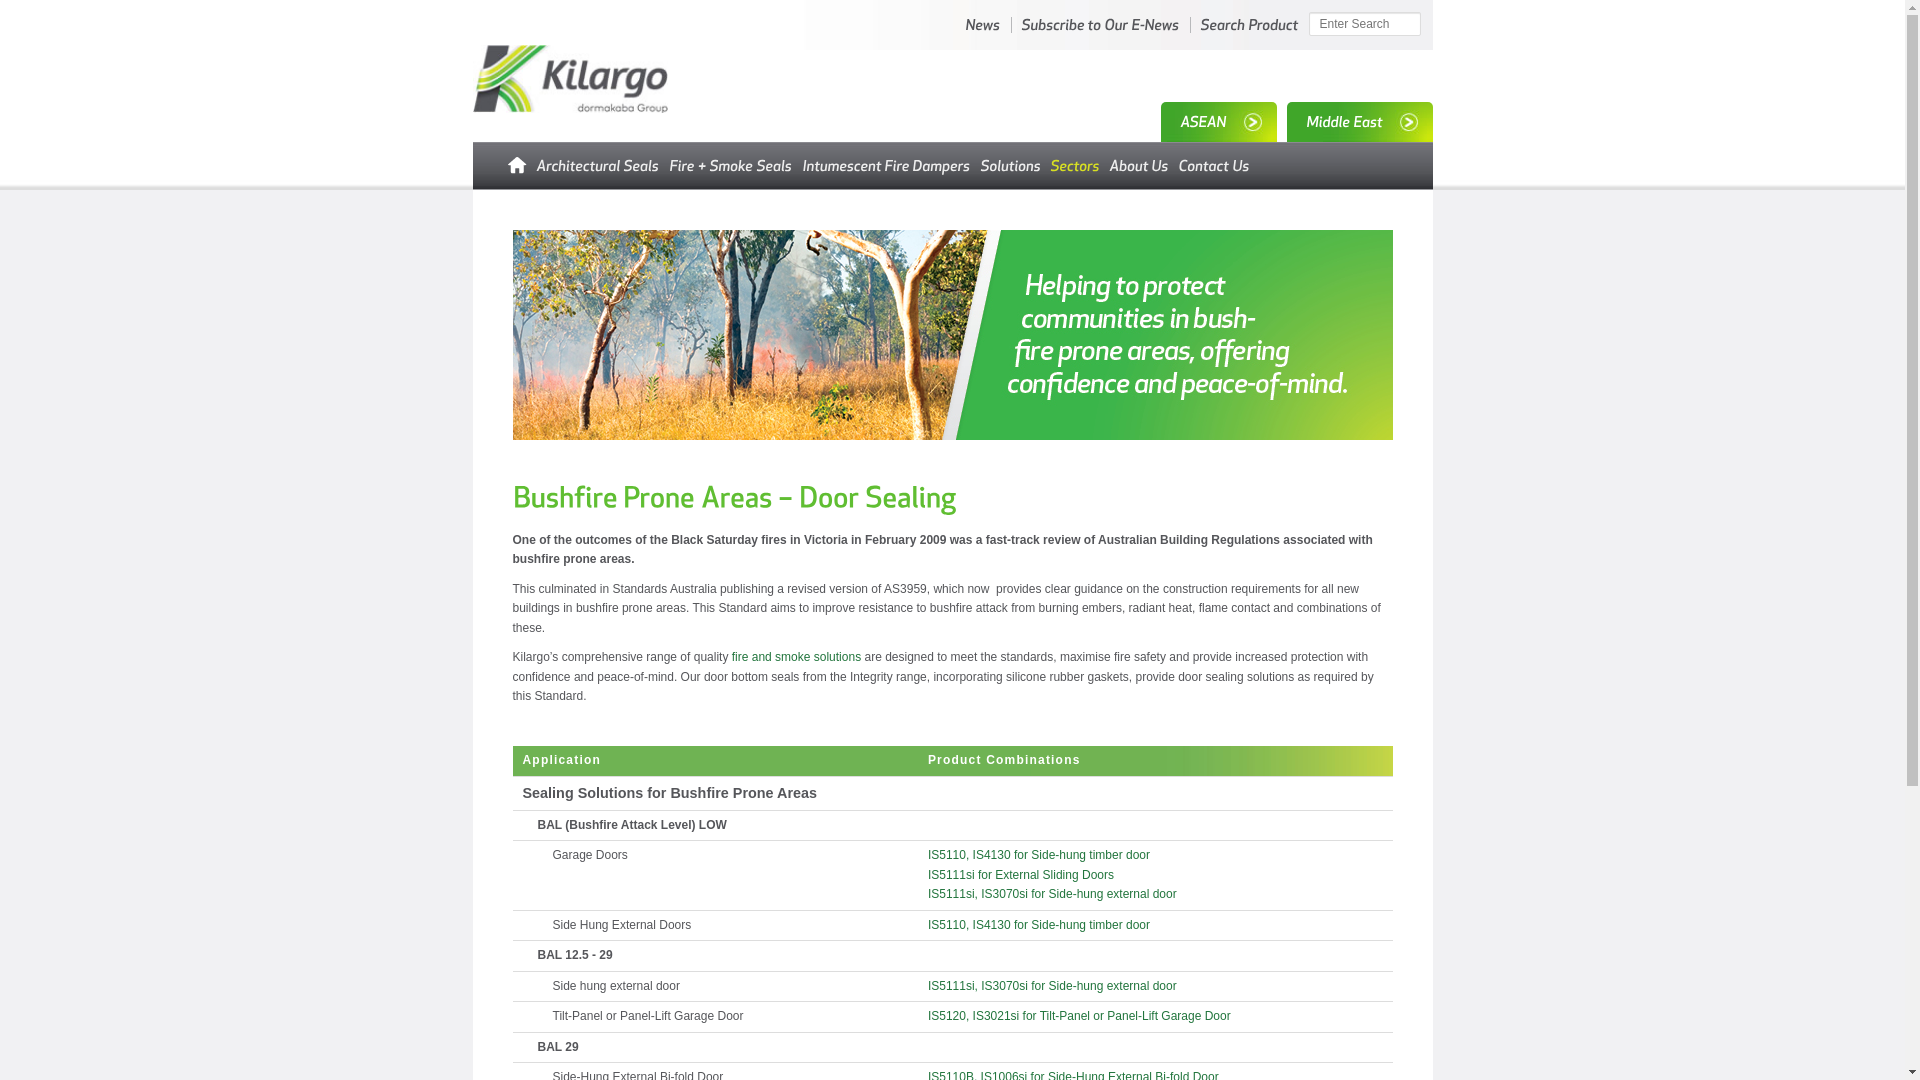  What do you see at coordinates (1038, 925) in the screenshot?
I see `'IS5110, IS4130 for Side-hung timber door'` at bounding box center [1038, 925].